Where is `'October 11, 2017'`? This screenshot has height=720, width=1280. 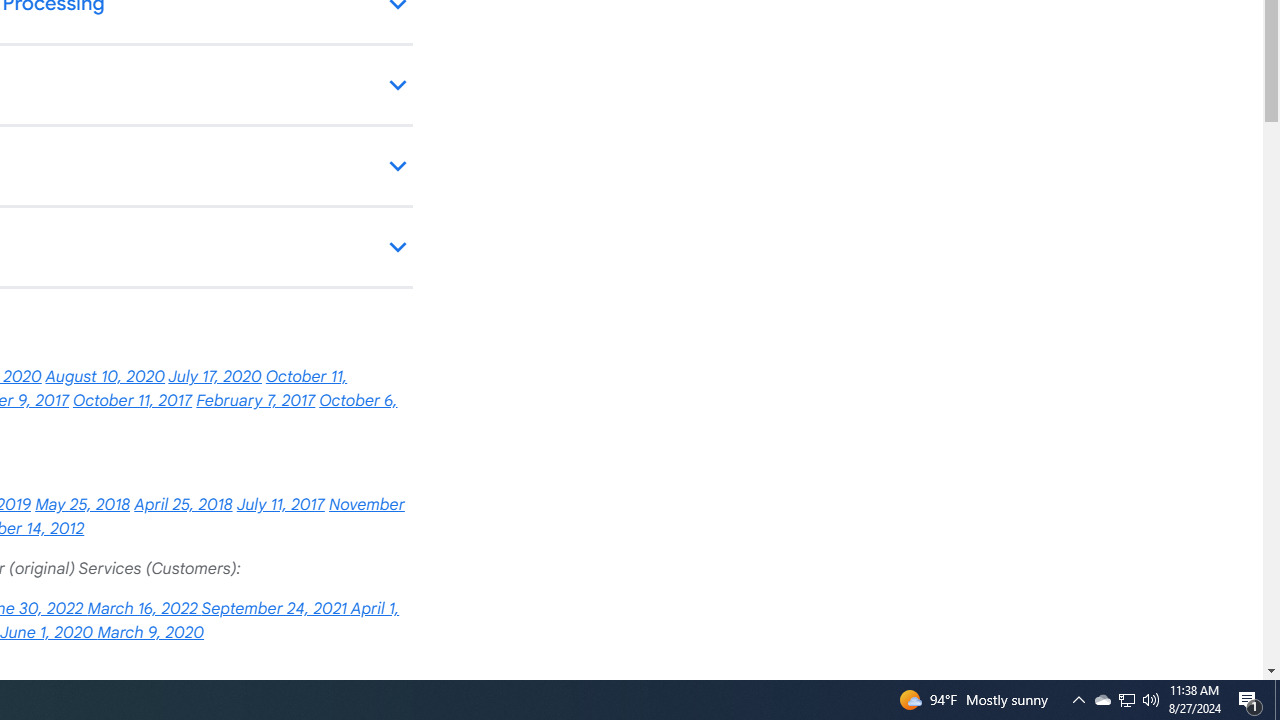
'October 11, 2017' is located at coordinates (131, 401).